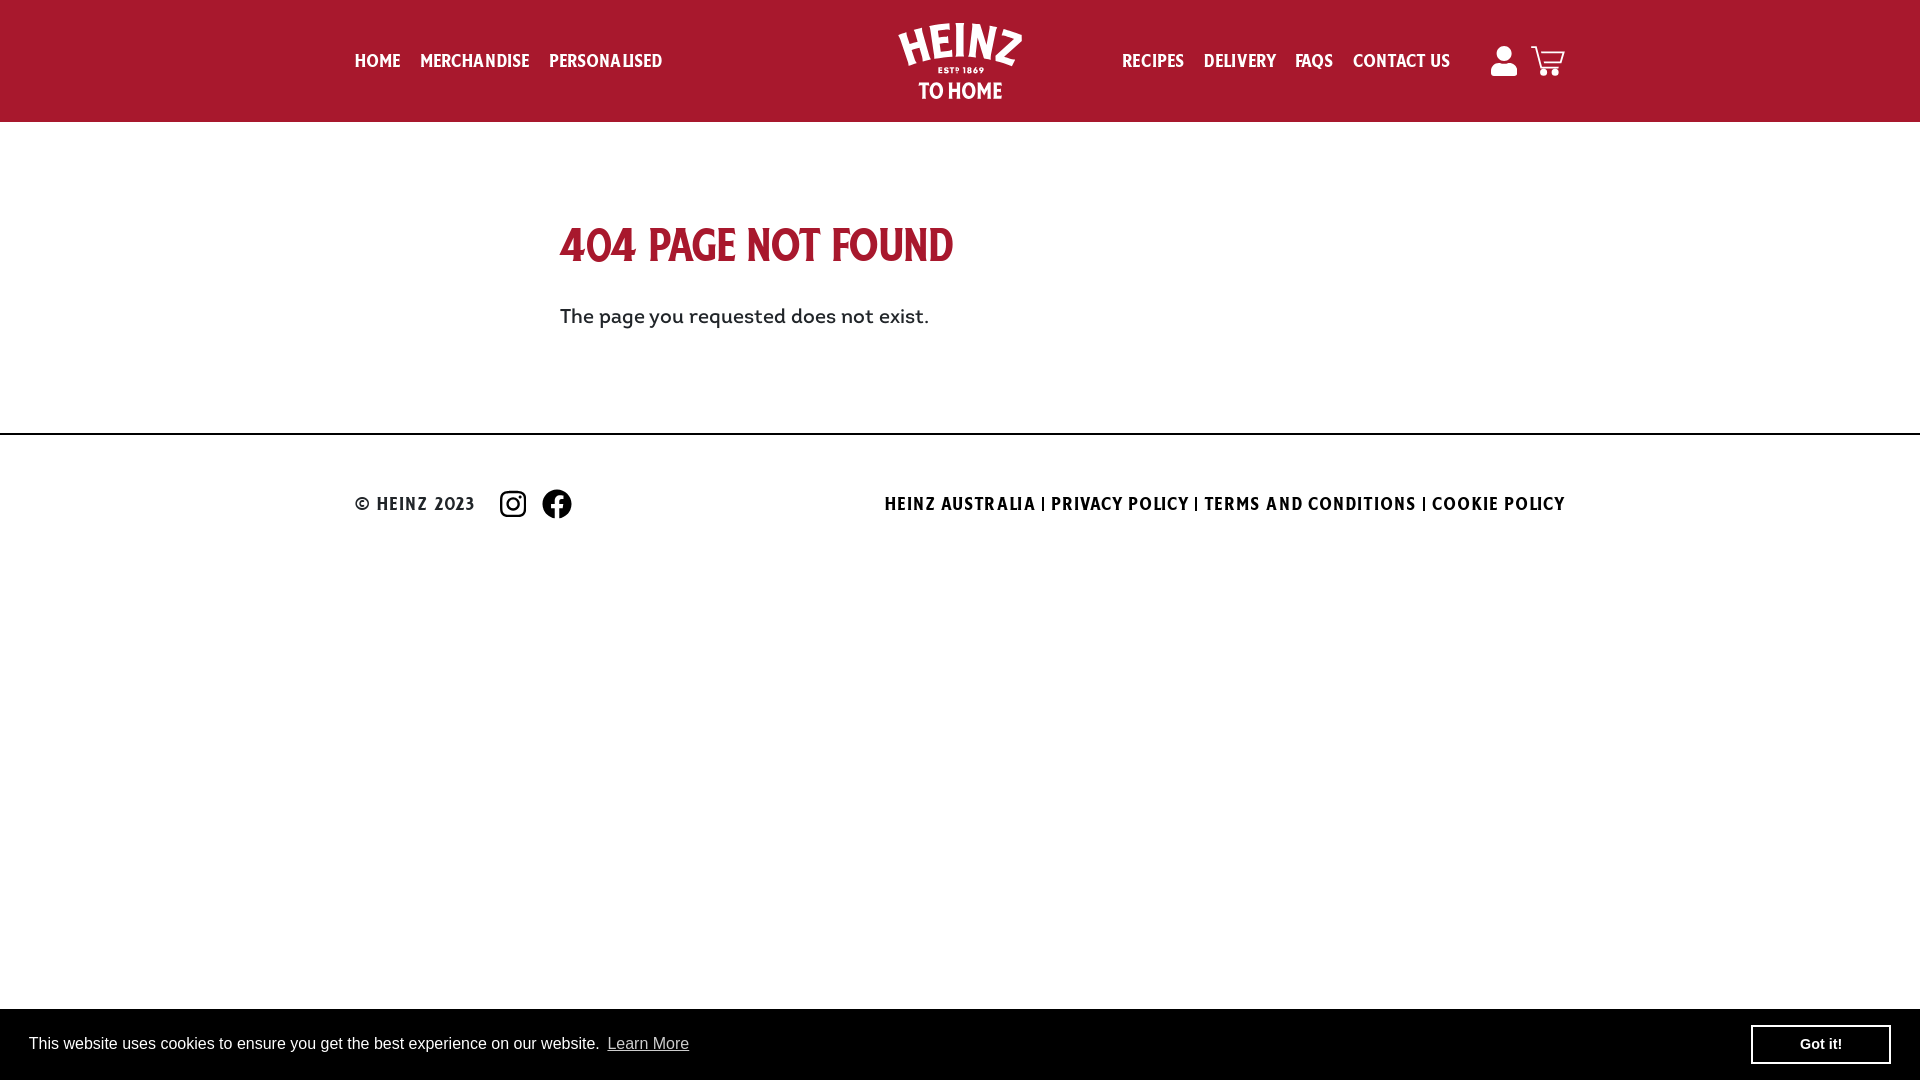  What do you see at coordinates (604, 60) in the screenshot?
I see `'Personalised'` at bounding box center [604, 60].